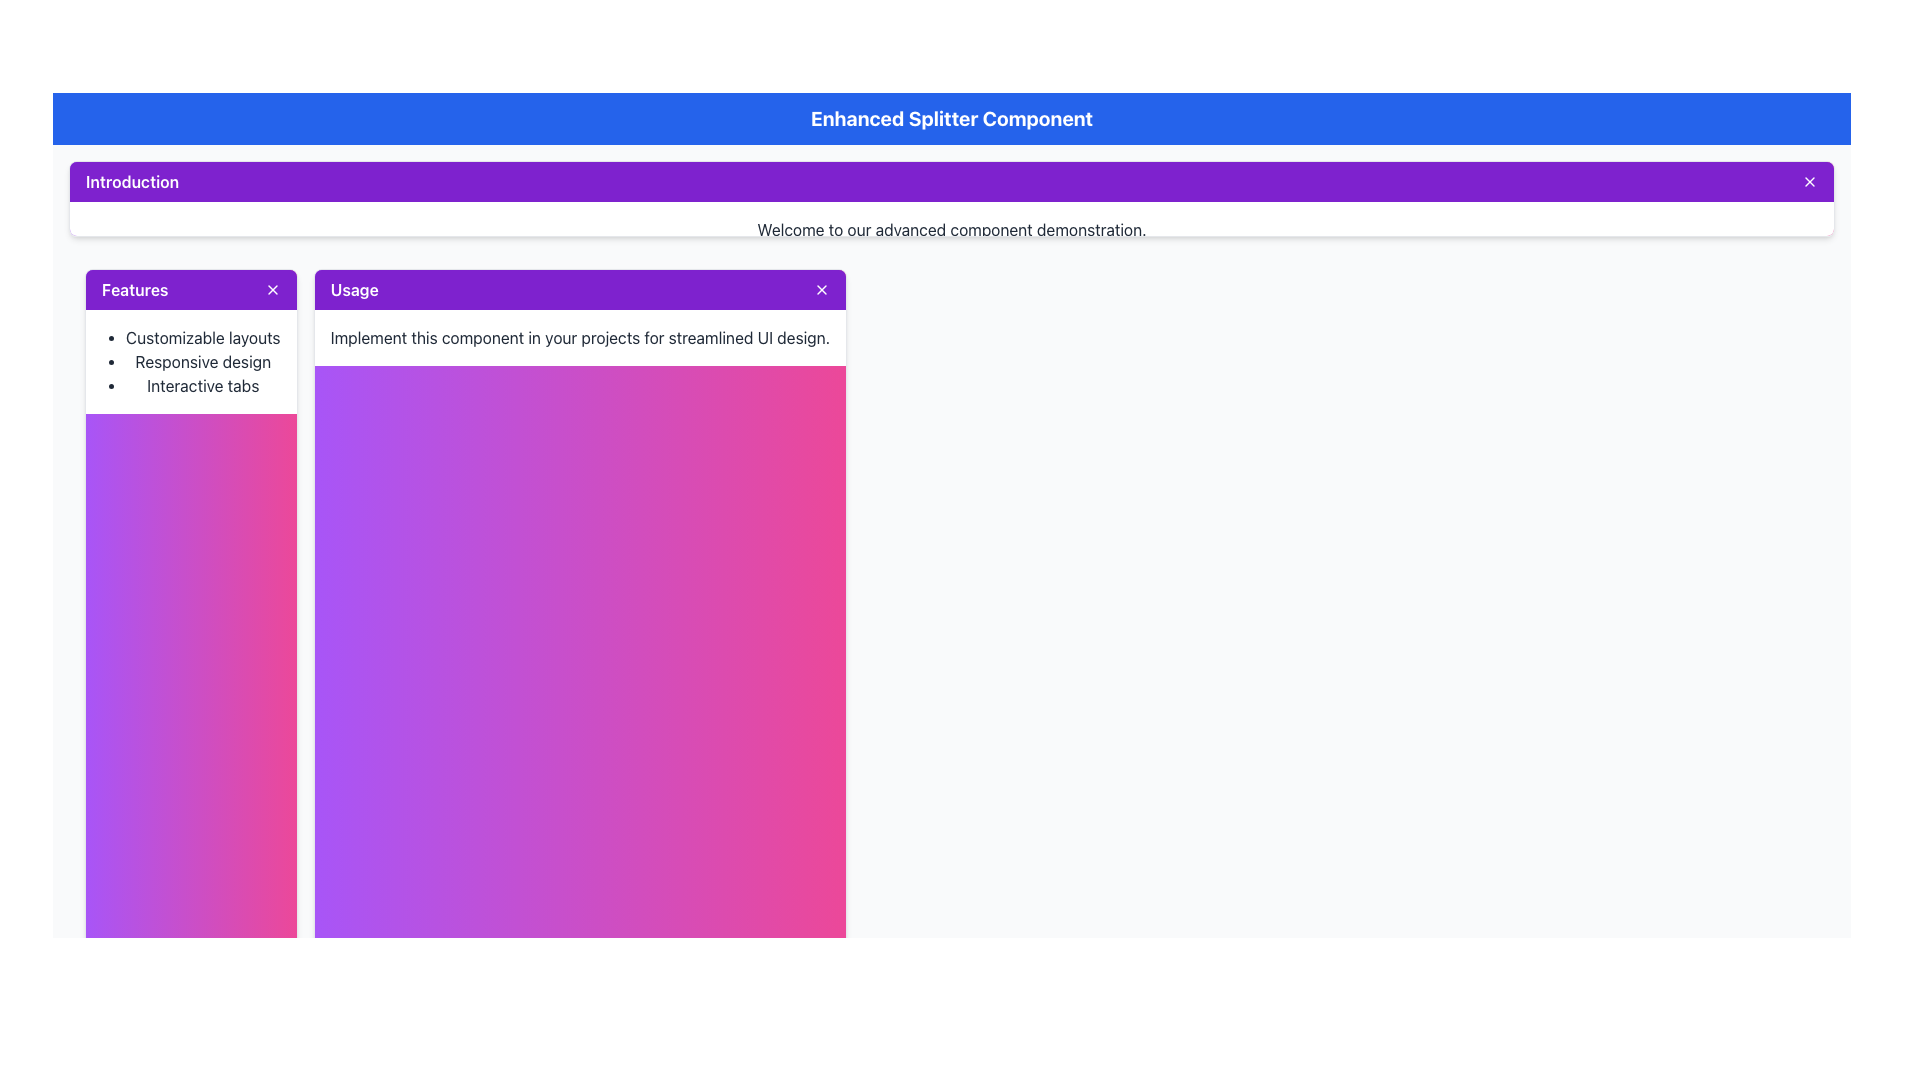  What do you see at coordinates (950, 229) in the screenshot?
I see `introductory text displayed in the central section beneath the 'Introduction' header, which is styled with a gradient background from purple to pink` at bounding box center [950, 229].